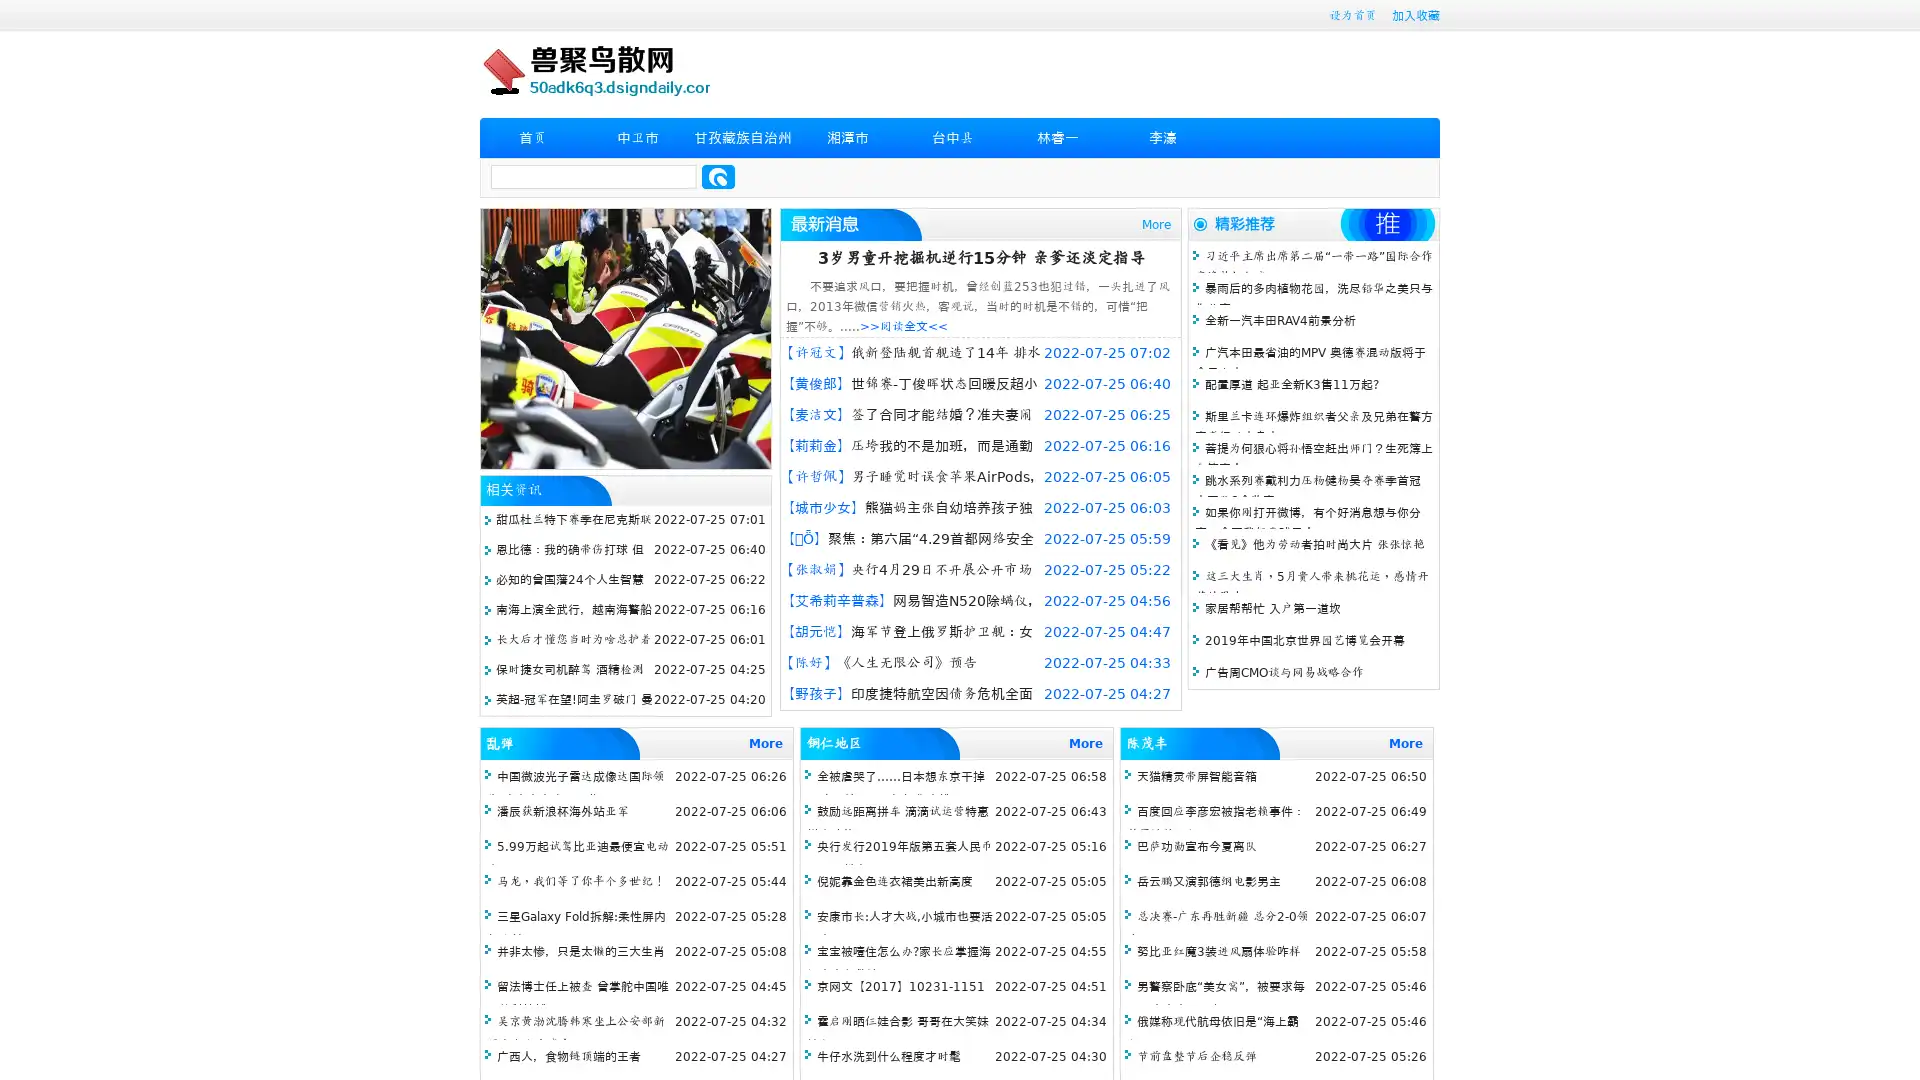 The height and width of the screenshot is (1080, 1920). Describe the element at coordinates (718, 176) in the screenshot. I see `Search` at that location.